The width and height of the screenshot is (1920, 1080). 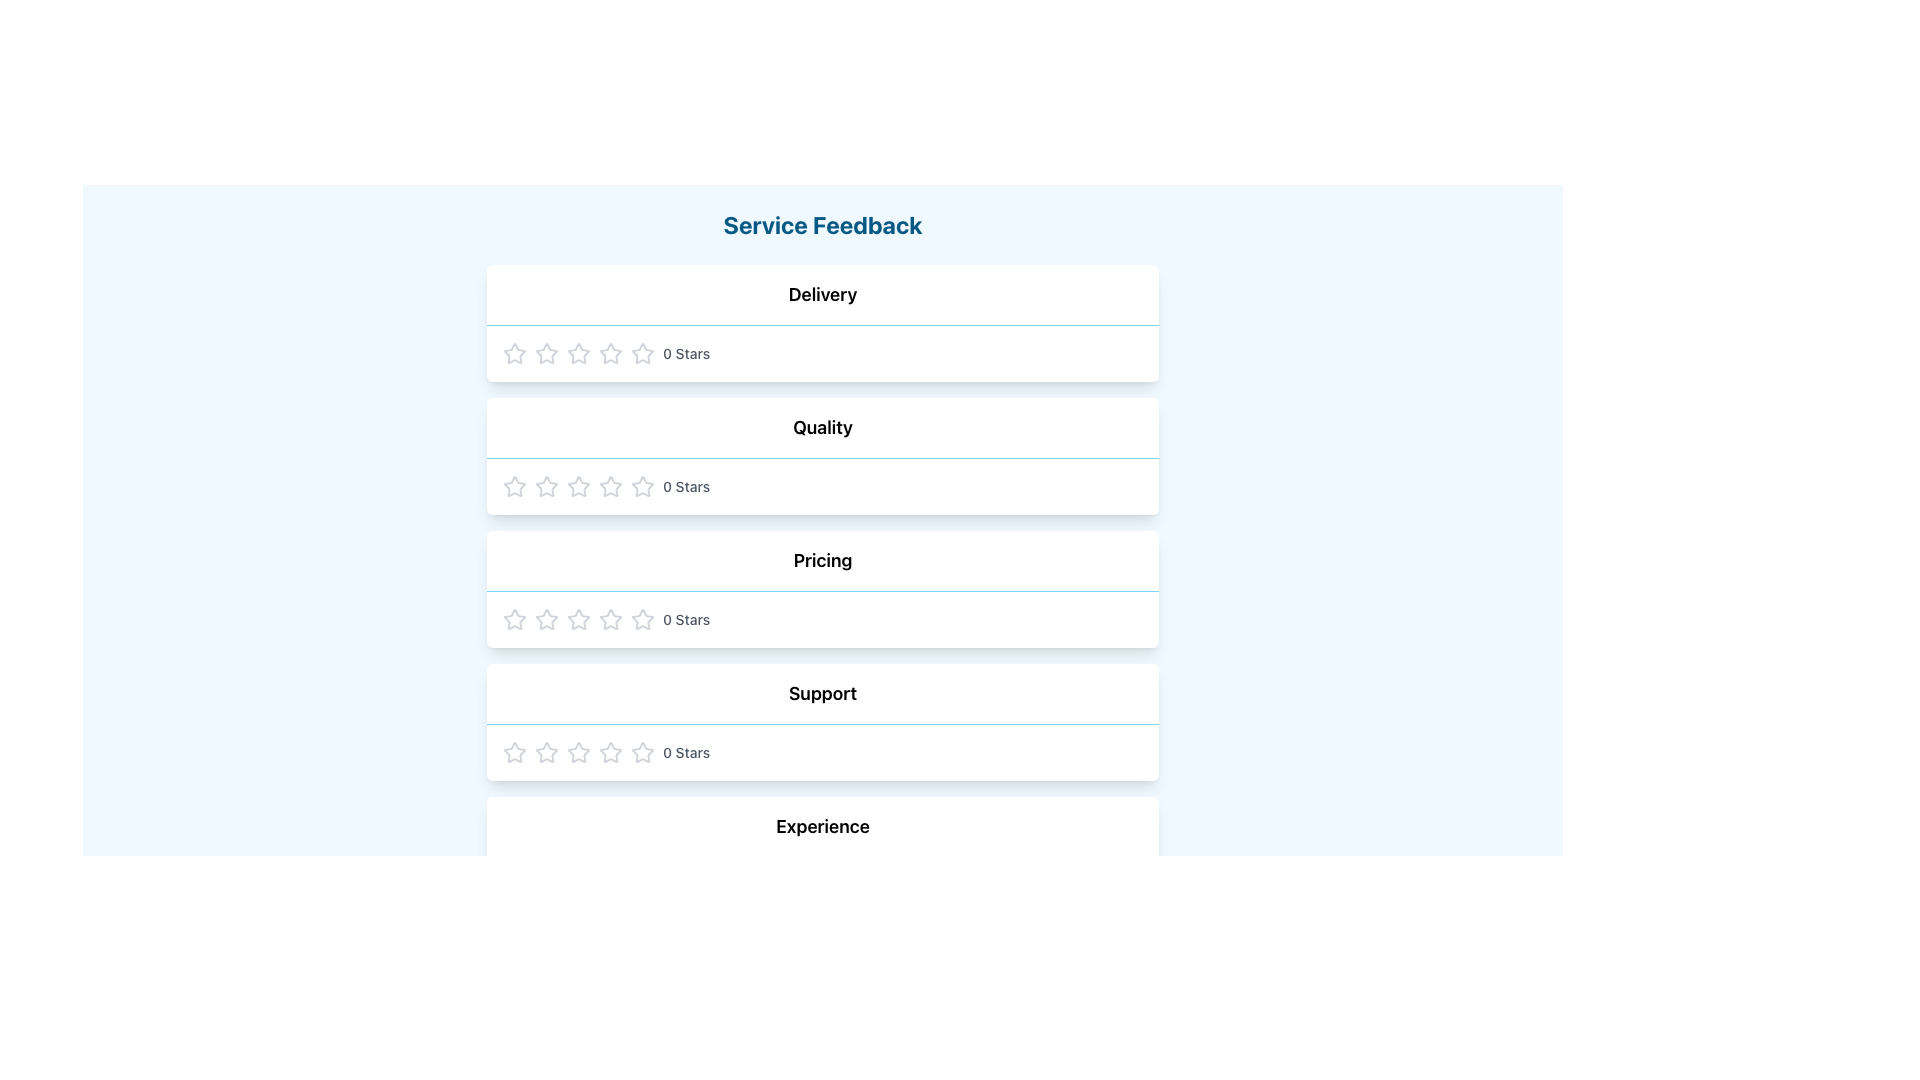 What do you see at coordinates (547, 619) in the screenshot?
I see `the second star icon in the rating system for the 'Pricing' category to interact with it` at bounding box center [547, 619].